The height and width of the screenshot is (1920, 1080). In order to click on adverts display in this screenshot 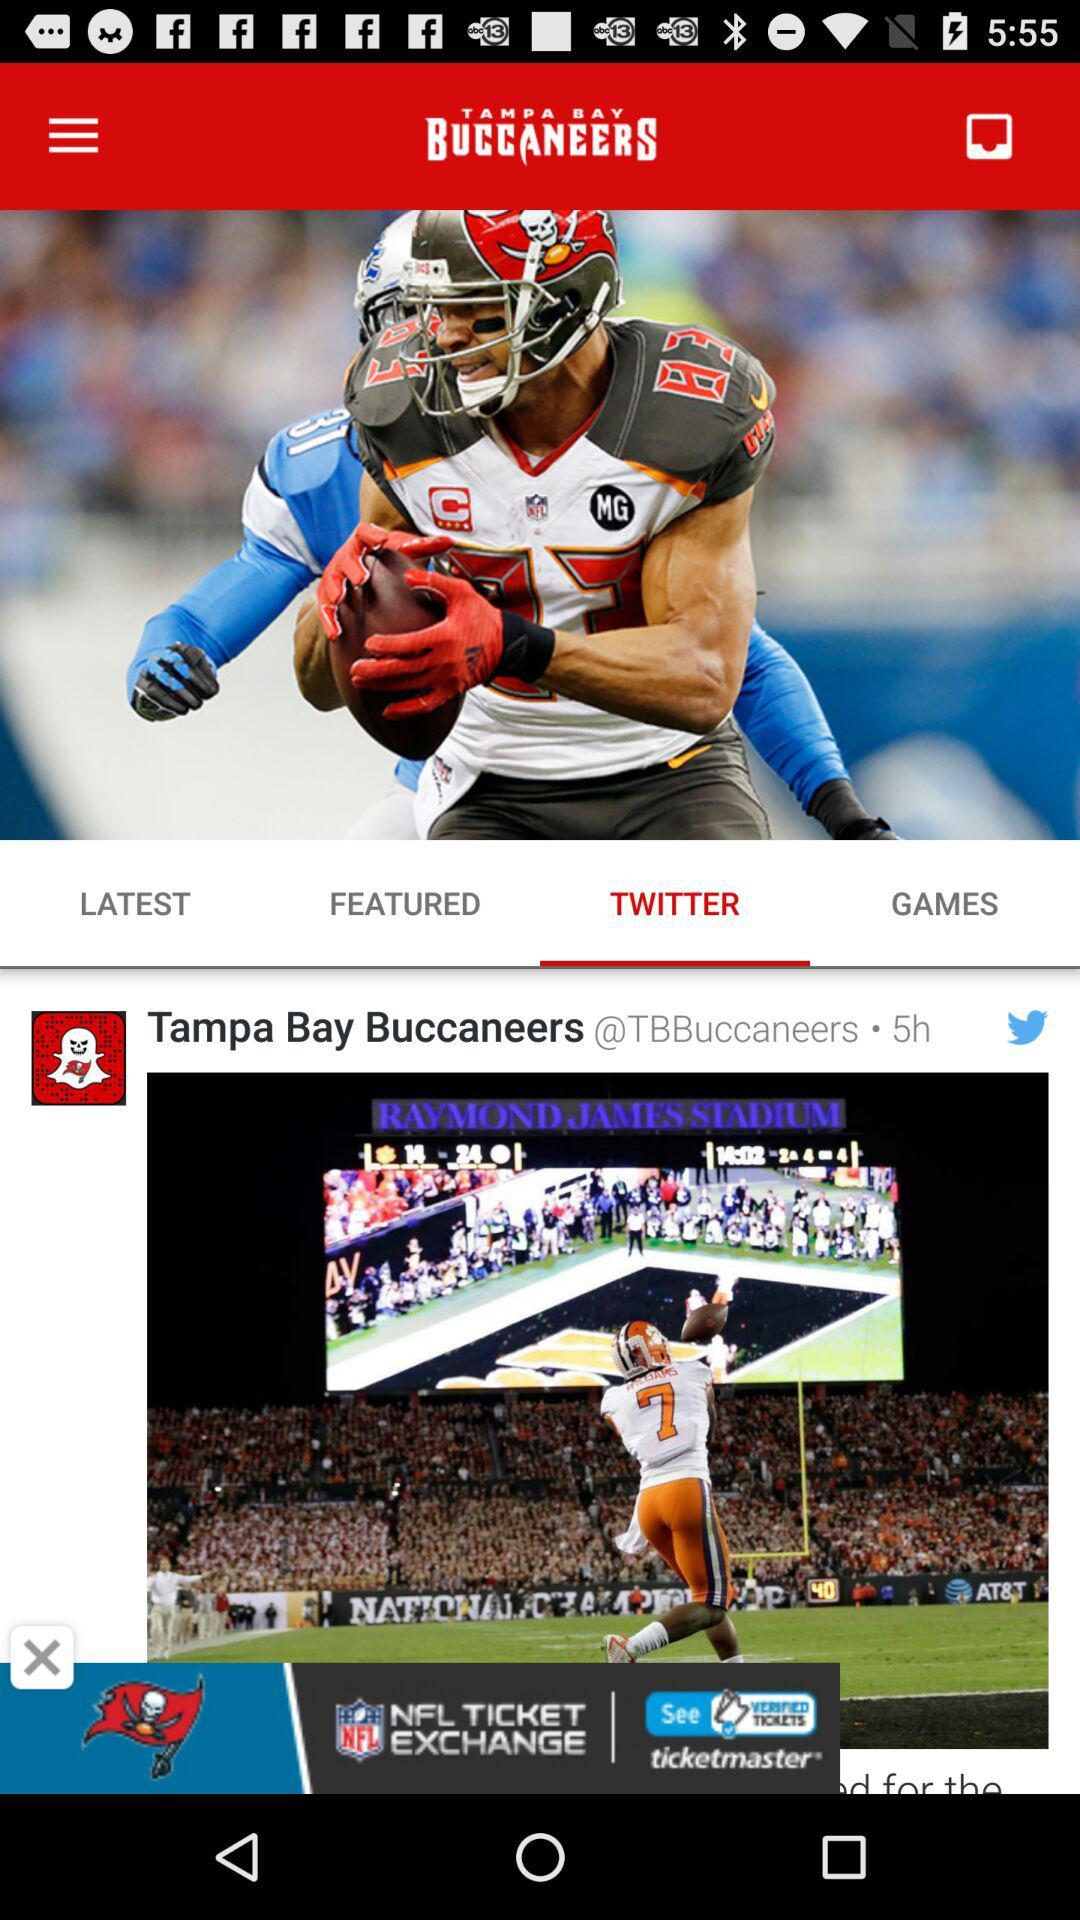, I will do `click(540, 1727)`.